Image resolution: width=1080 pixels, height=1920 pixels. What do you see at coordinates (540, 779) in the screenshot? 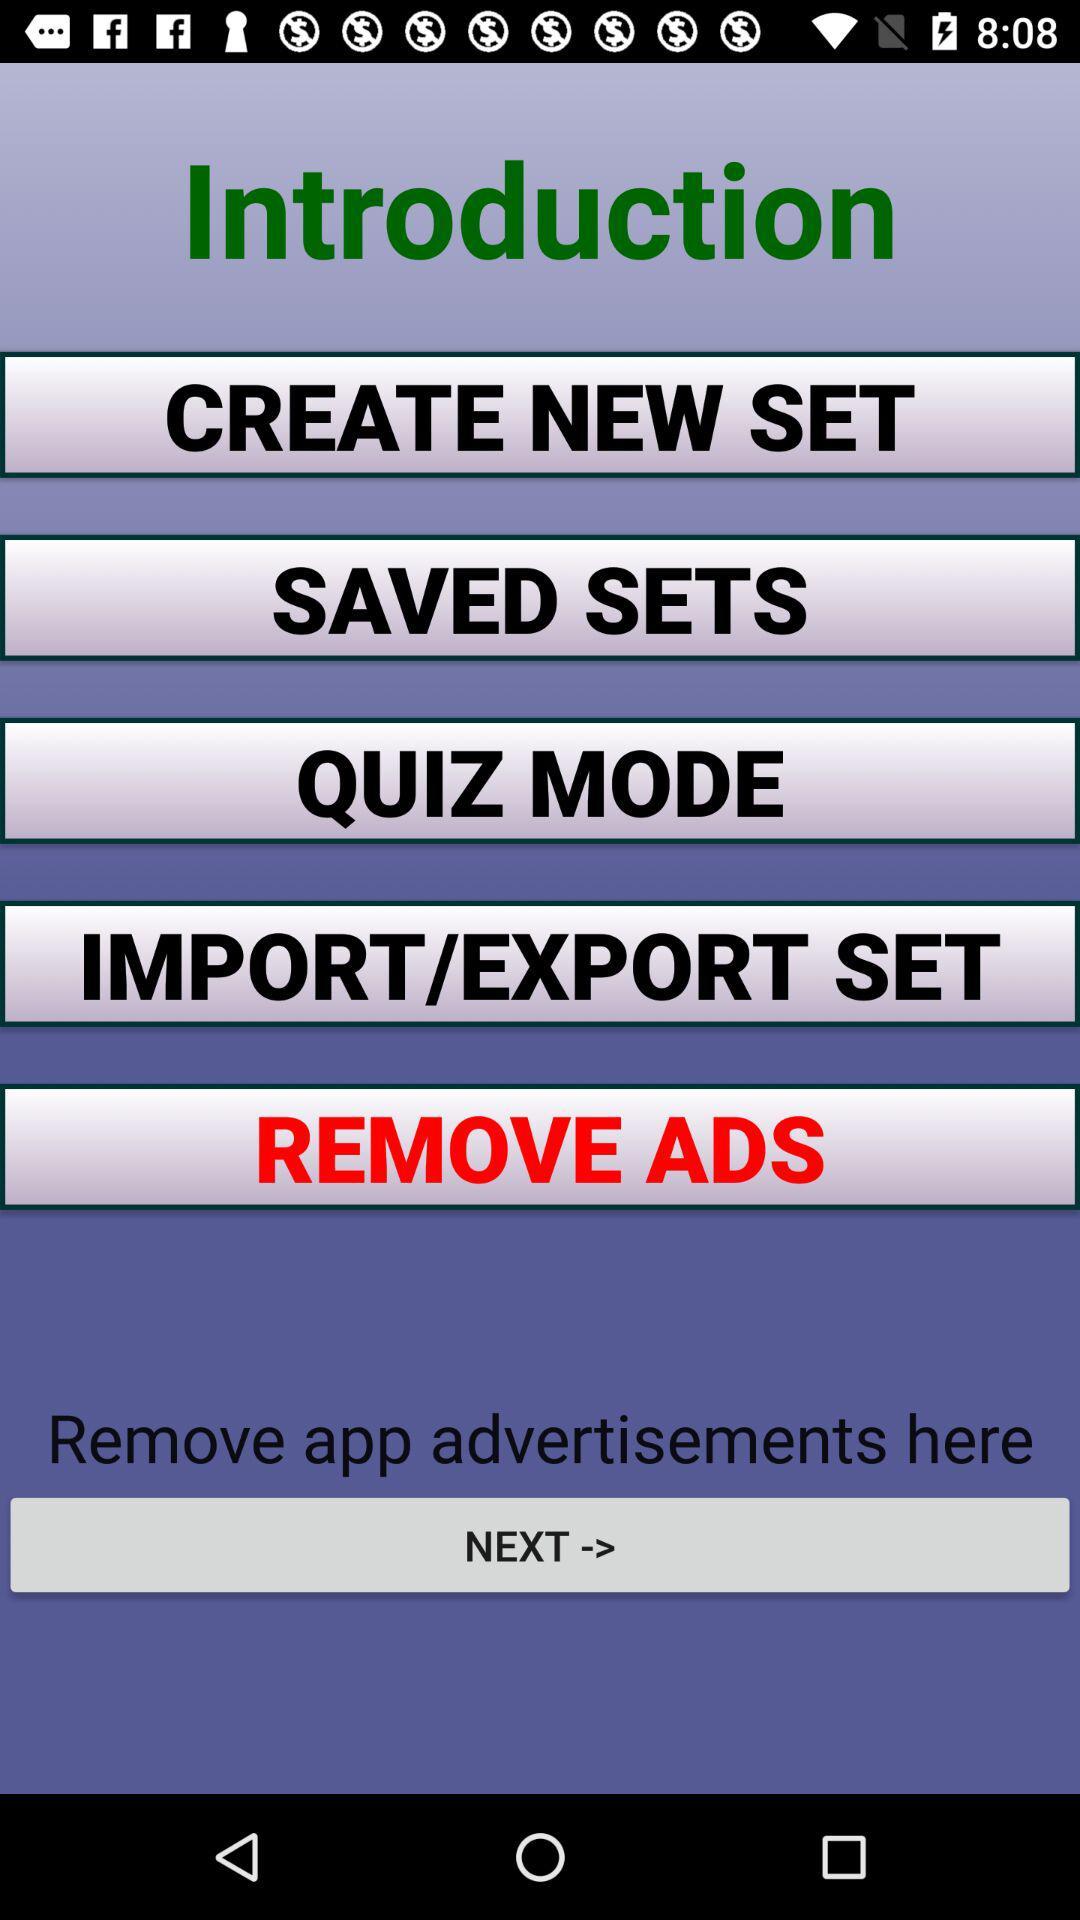
I see `the button below the saved sets` at bounding box center [540, 779].